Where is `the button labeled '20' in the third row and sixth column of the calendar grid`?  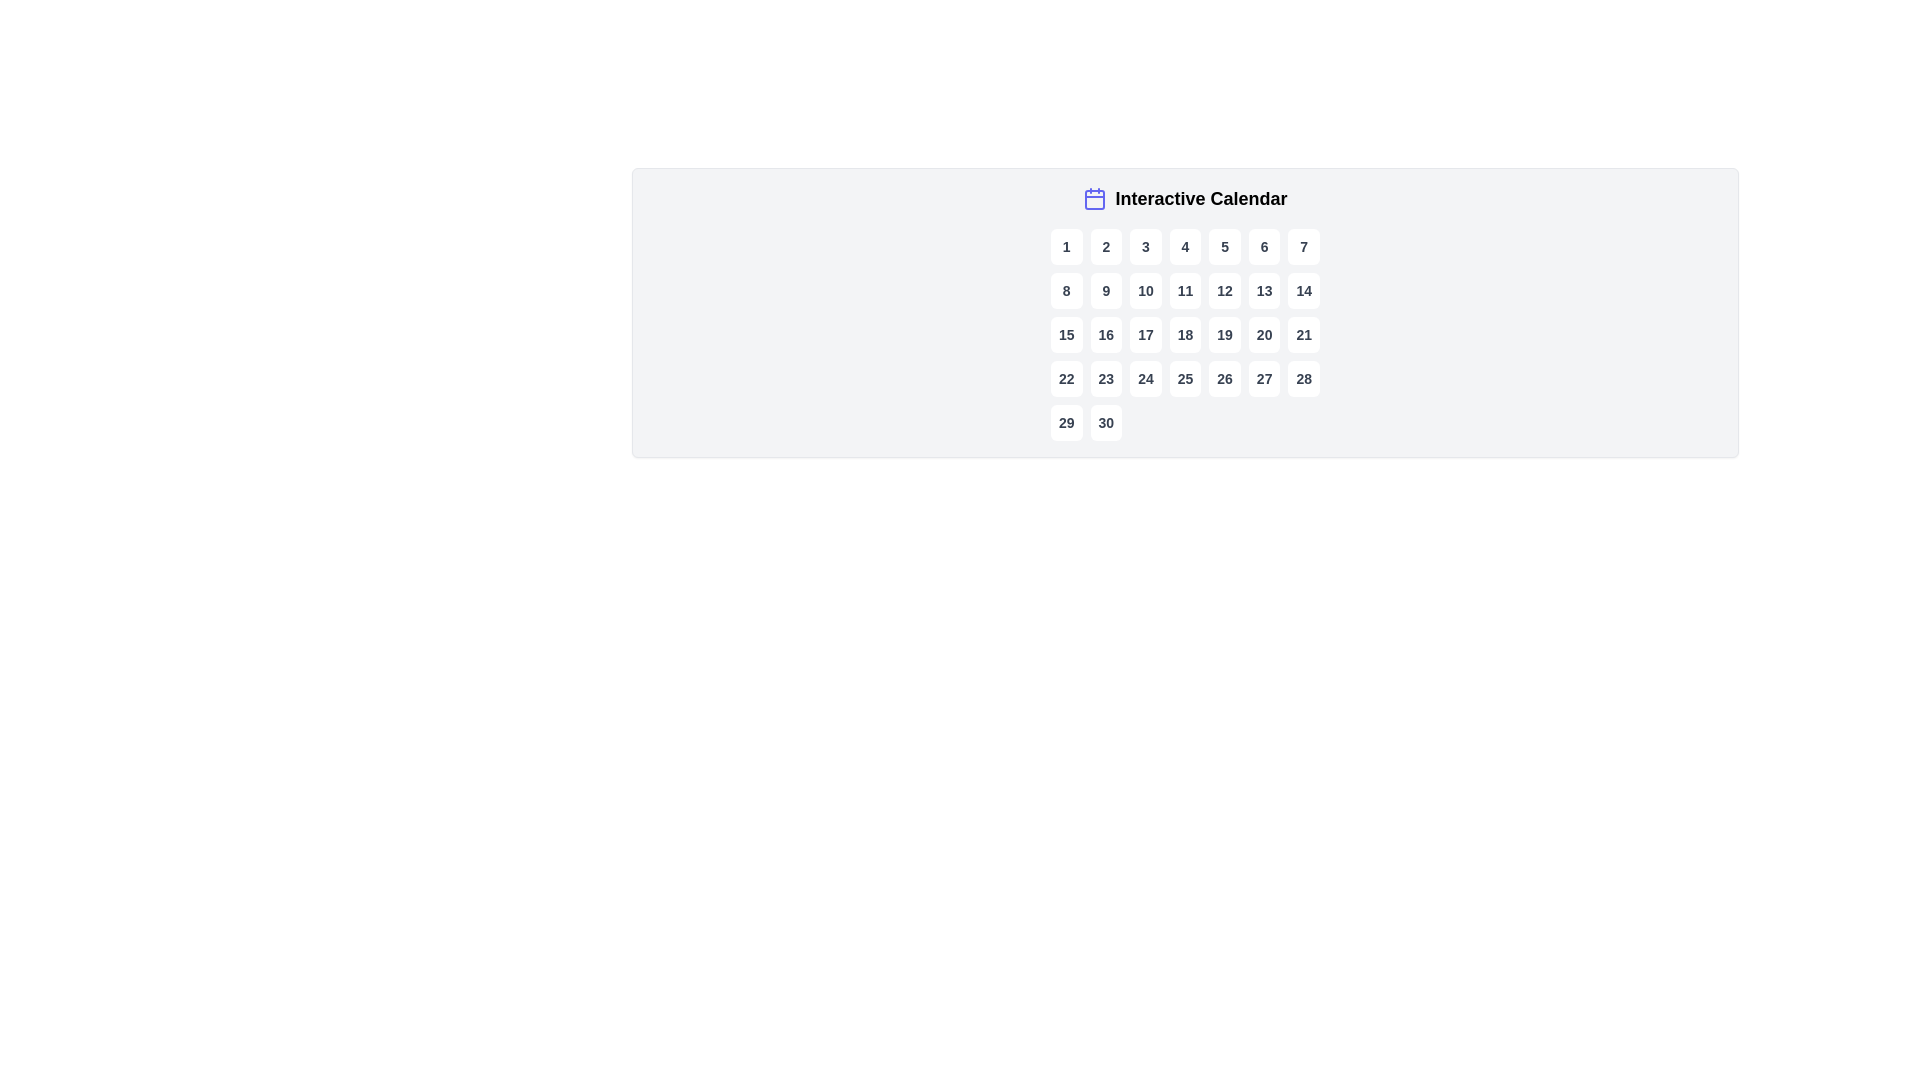
the button labeled '20' in the third row and sixth column of the calendar grid is located at coordinates (1263, 334).